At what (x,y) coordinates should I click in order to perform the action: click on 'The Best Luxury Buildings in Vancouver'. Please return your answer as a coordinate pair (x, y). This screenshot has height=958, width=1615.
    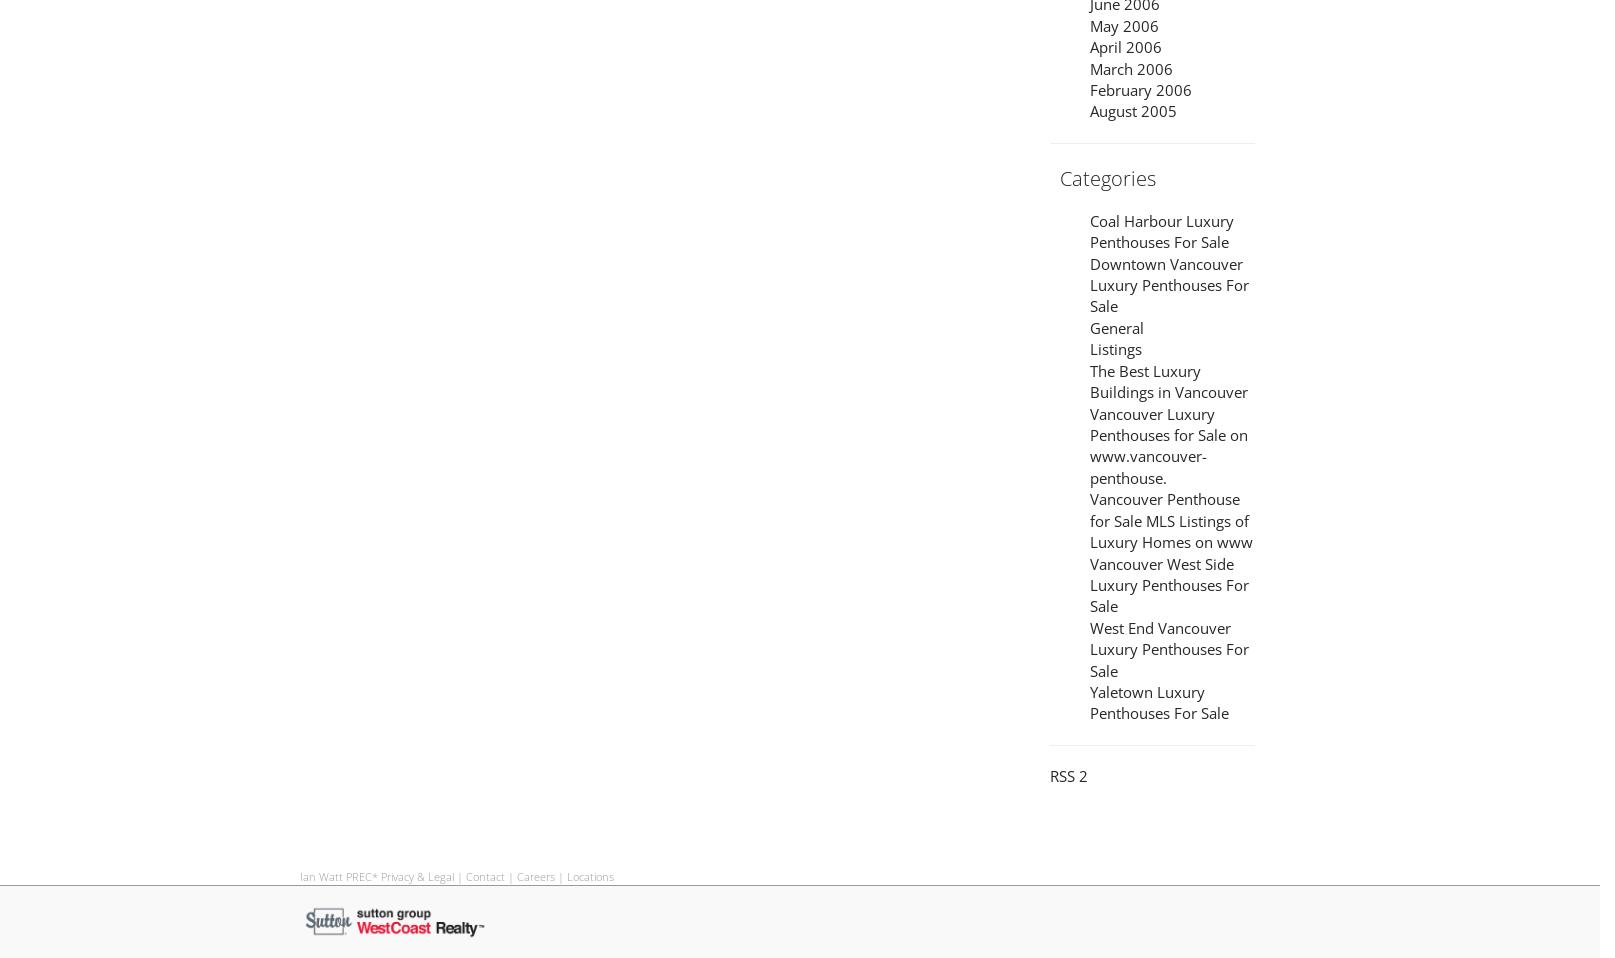
    Looking at the image, I should click on (1167, 379).